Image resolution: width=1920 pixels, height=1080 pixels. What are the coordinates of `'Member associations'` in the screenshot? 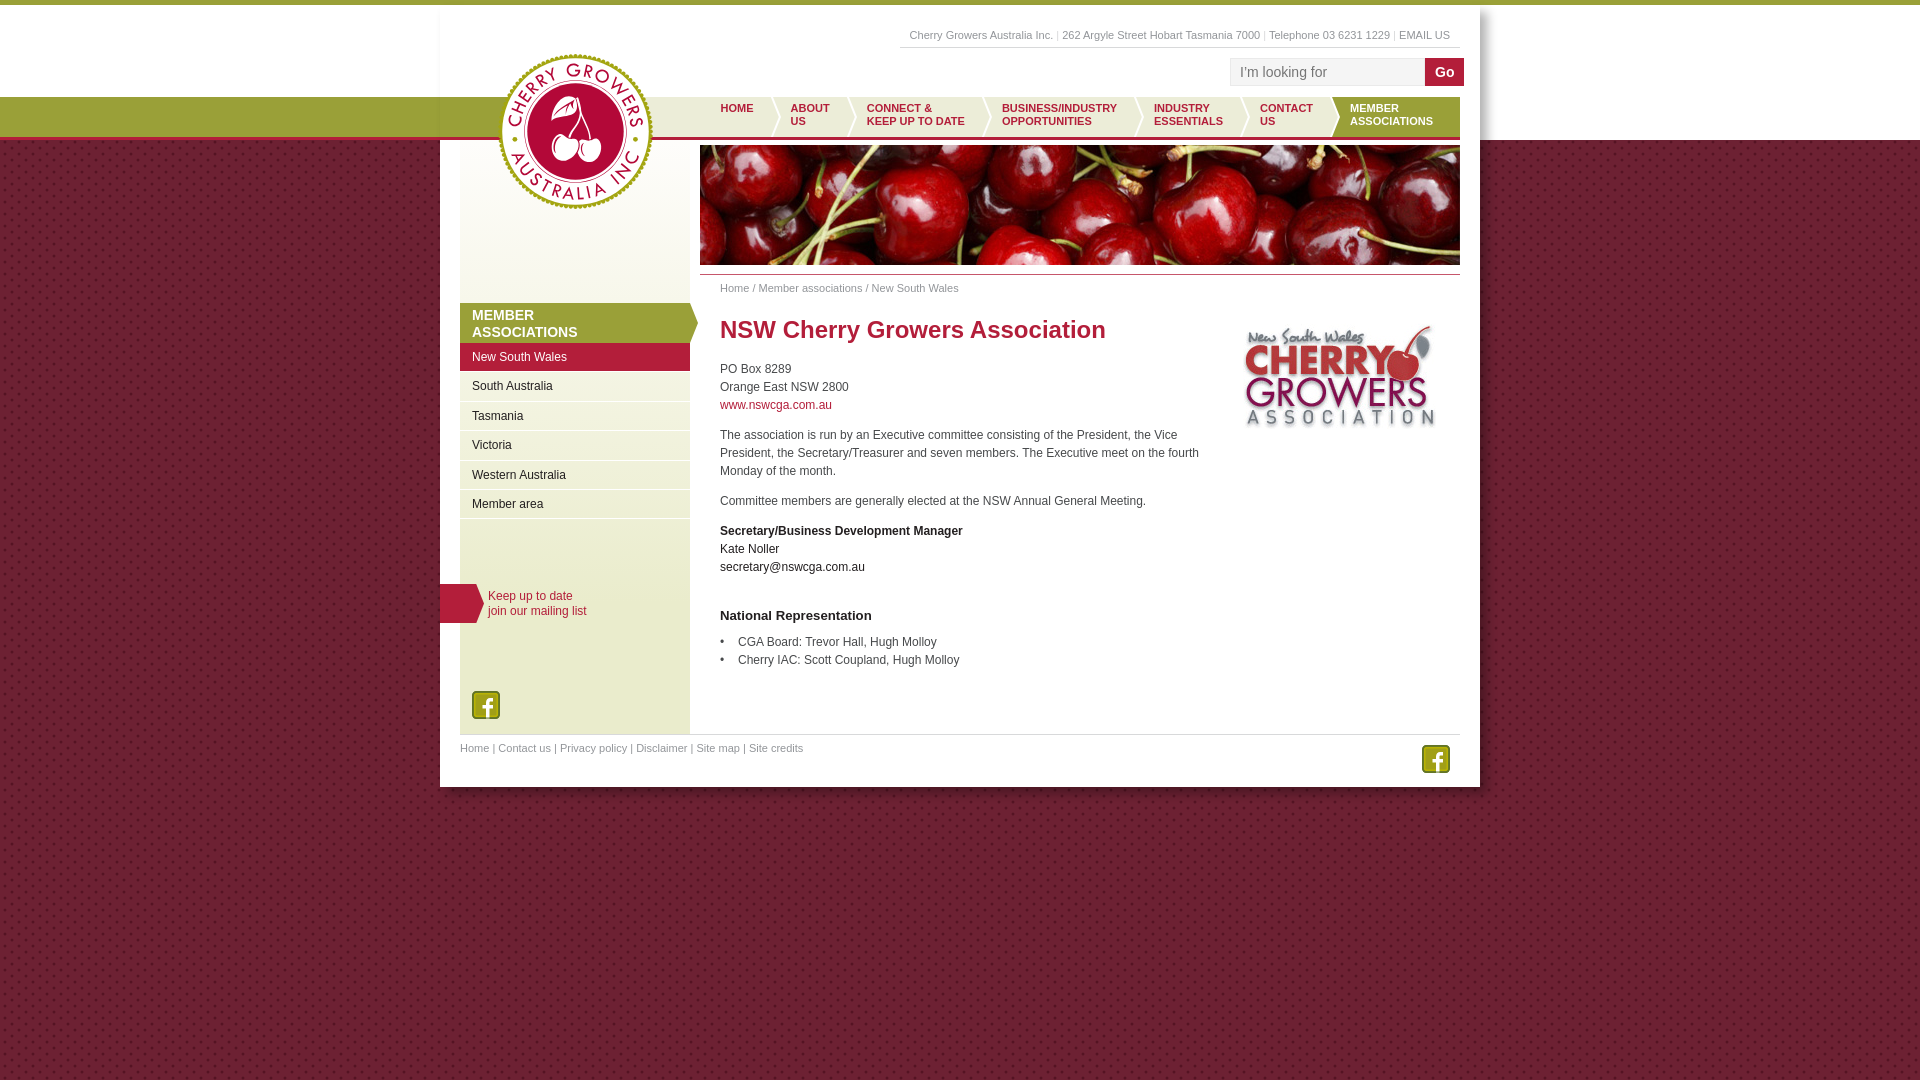 It's located at (811, 288).